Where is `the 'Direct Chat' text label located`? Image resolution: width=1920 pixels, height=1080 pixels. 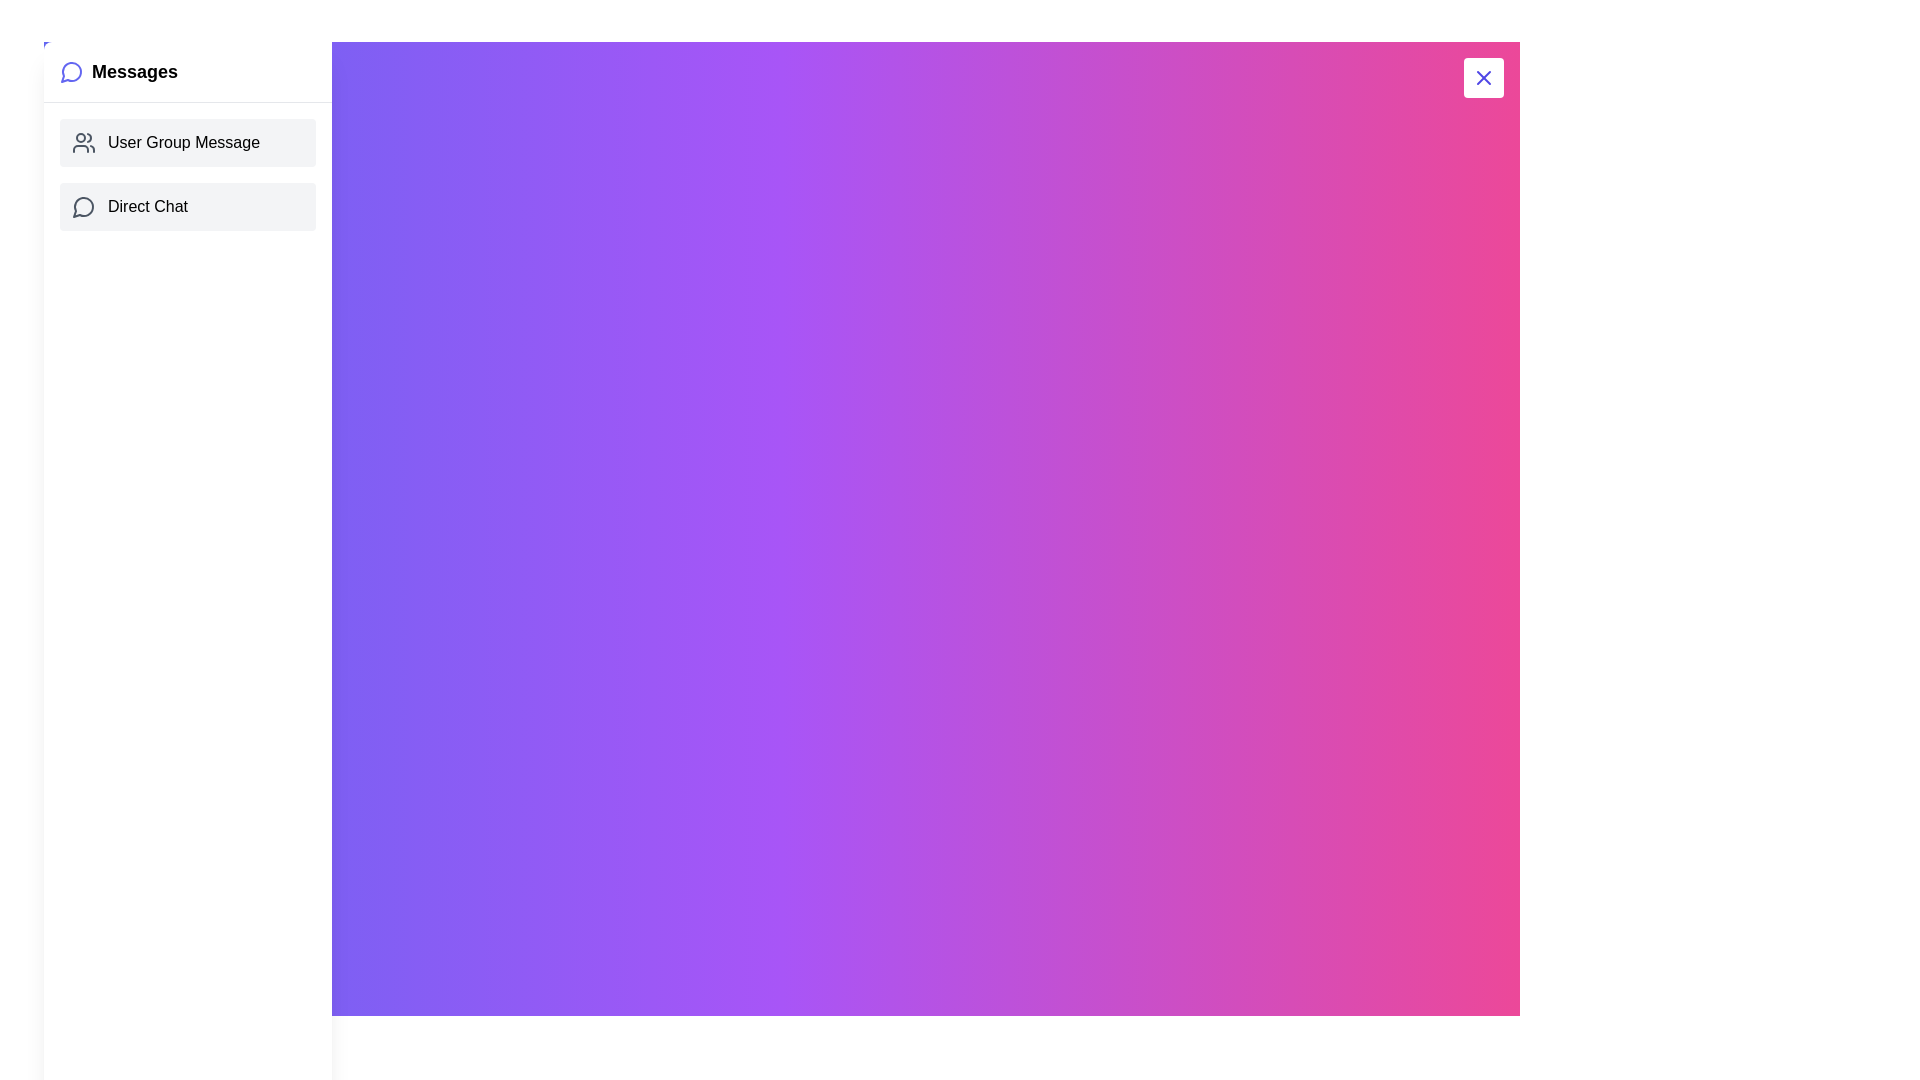
the 'Direct Chat' text label located is located at coordinates (147, 207).